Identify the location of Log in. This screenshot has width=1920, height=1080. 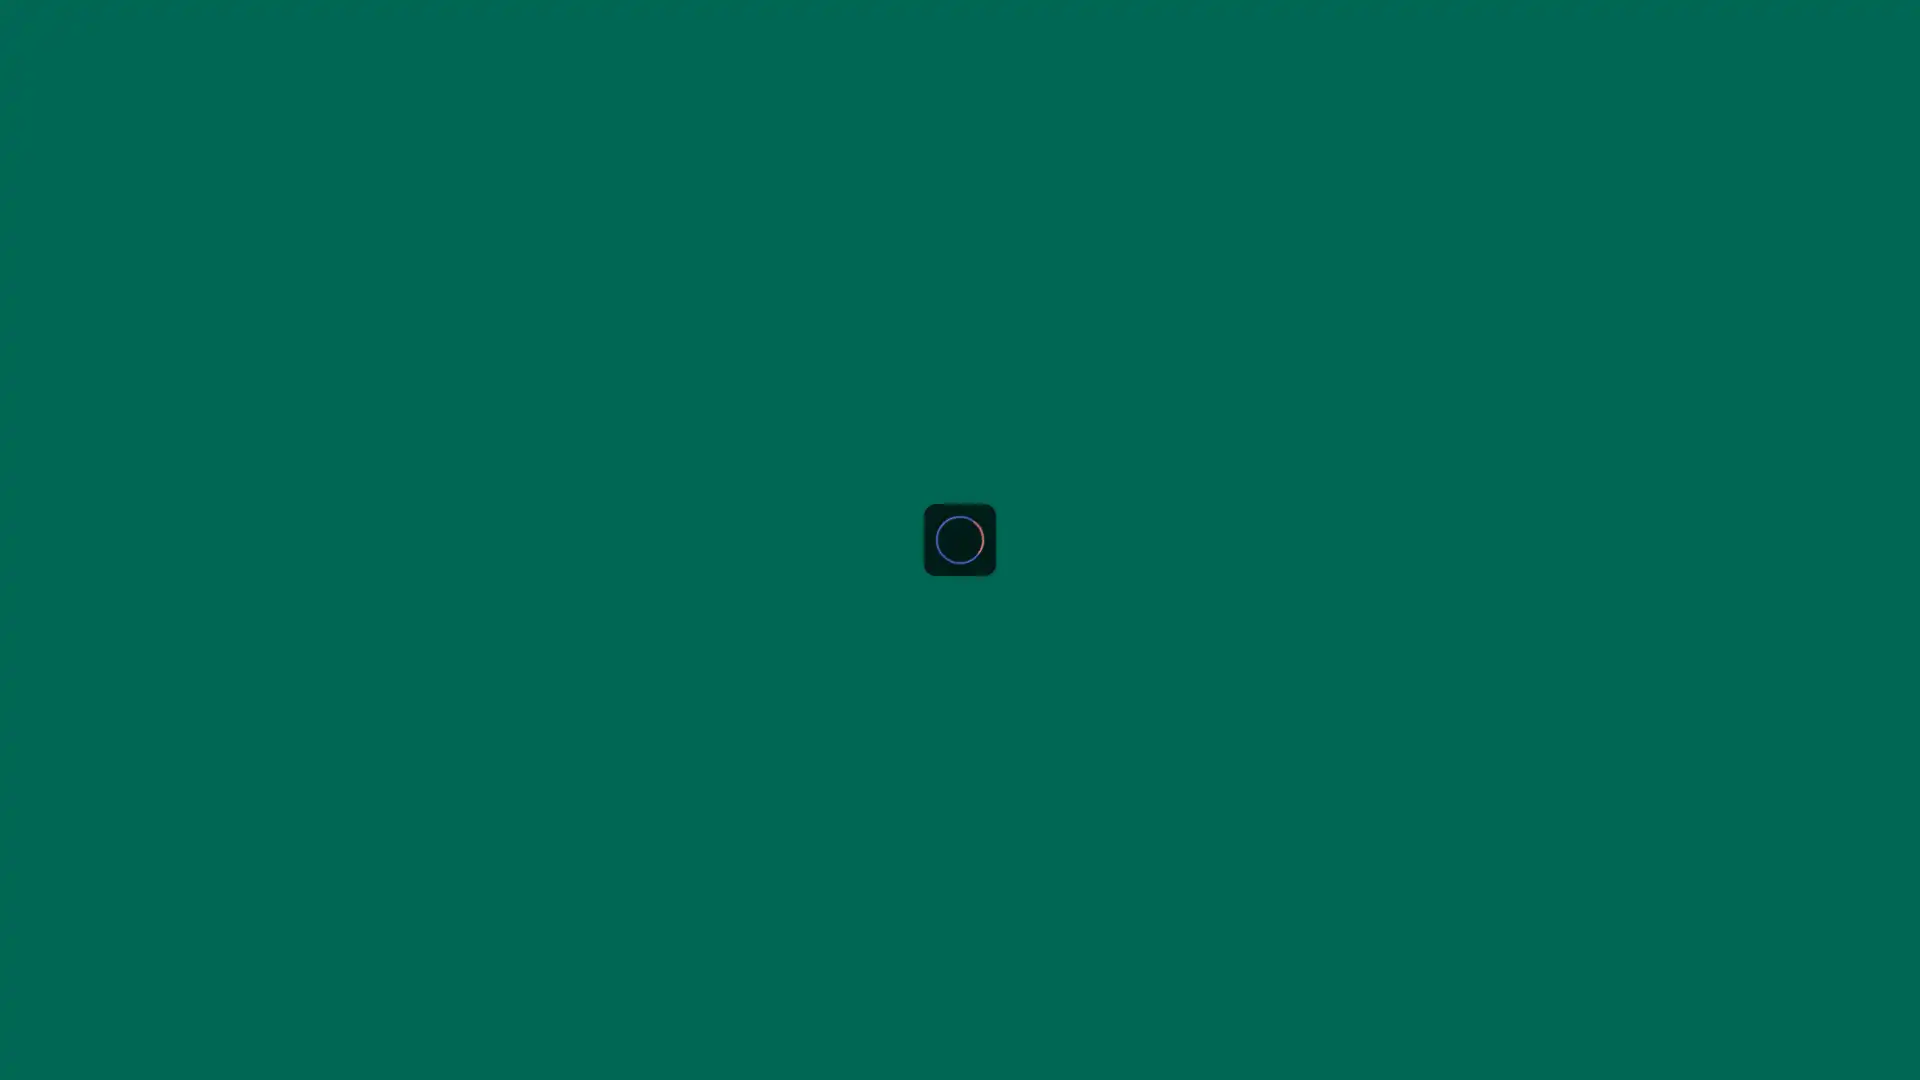
(1022, 446).